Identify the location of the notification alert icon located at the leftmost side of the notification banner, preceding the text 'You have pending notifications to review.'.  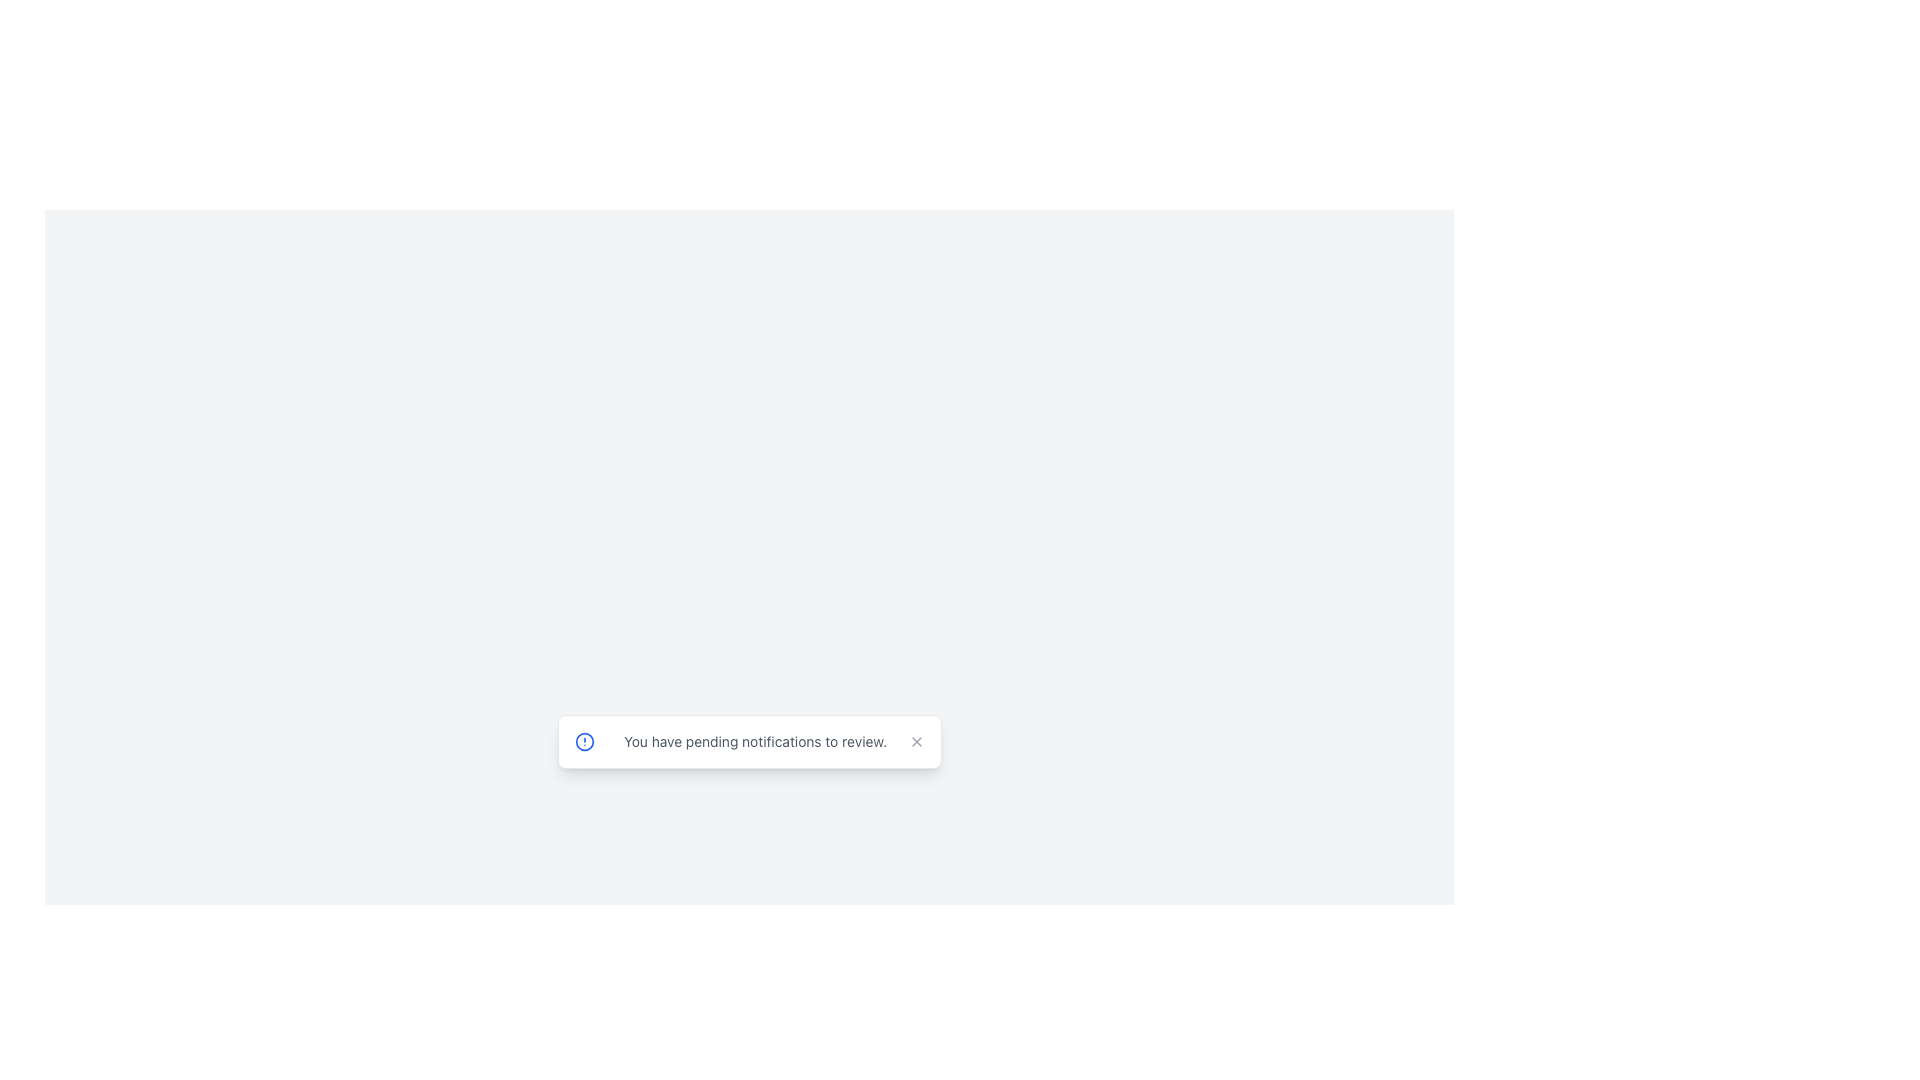
(583, 741).